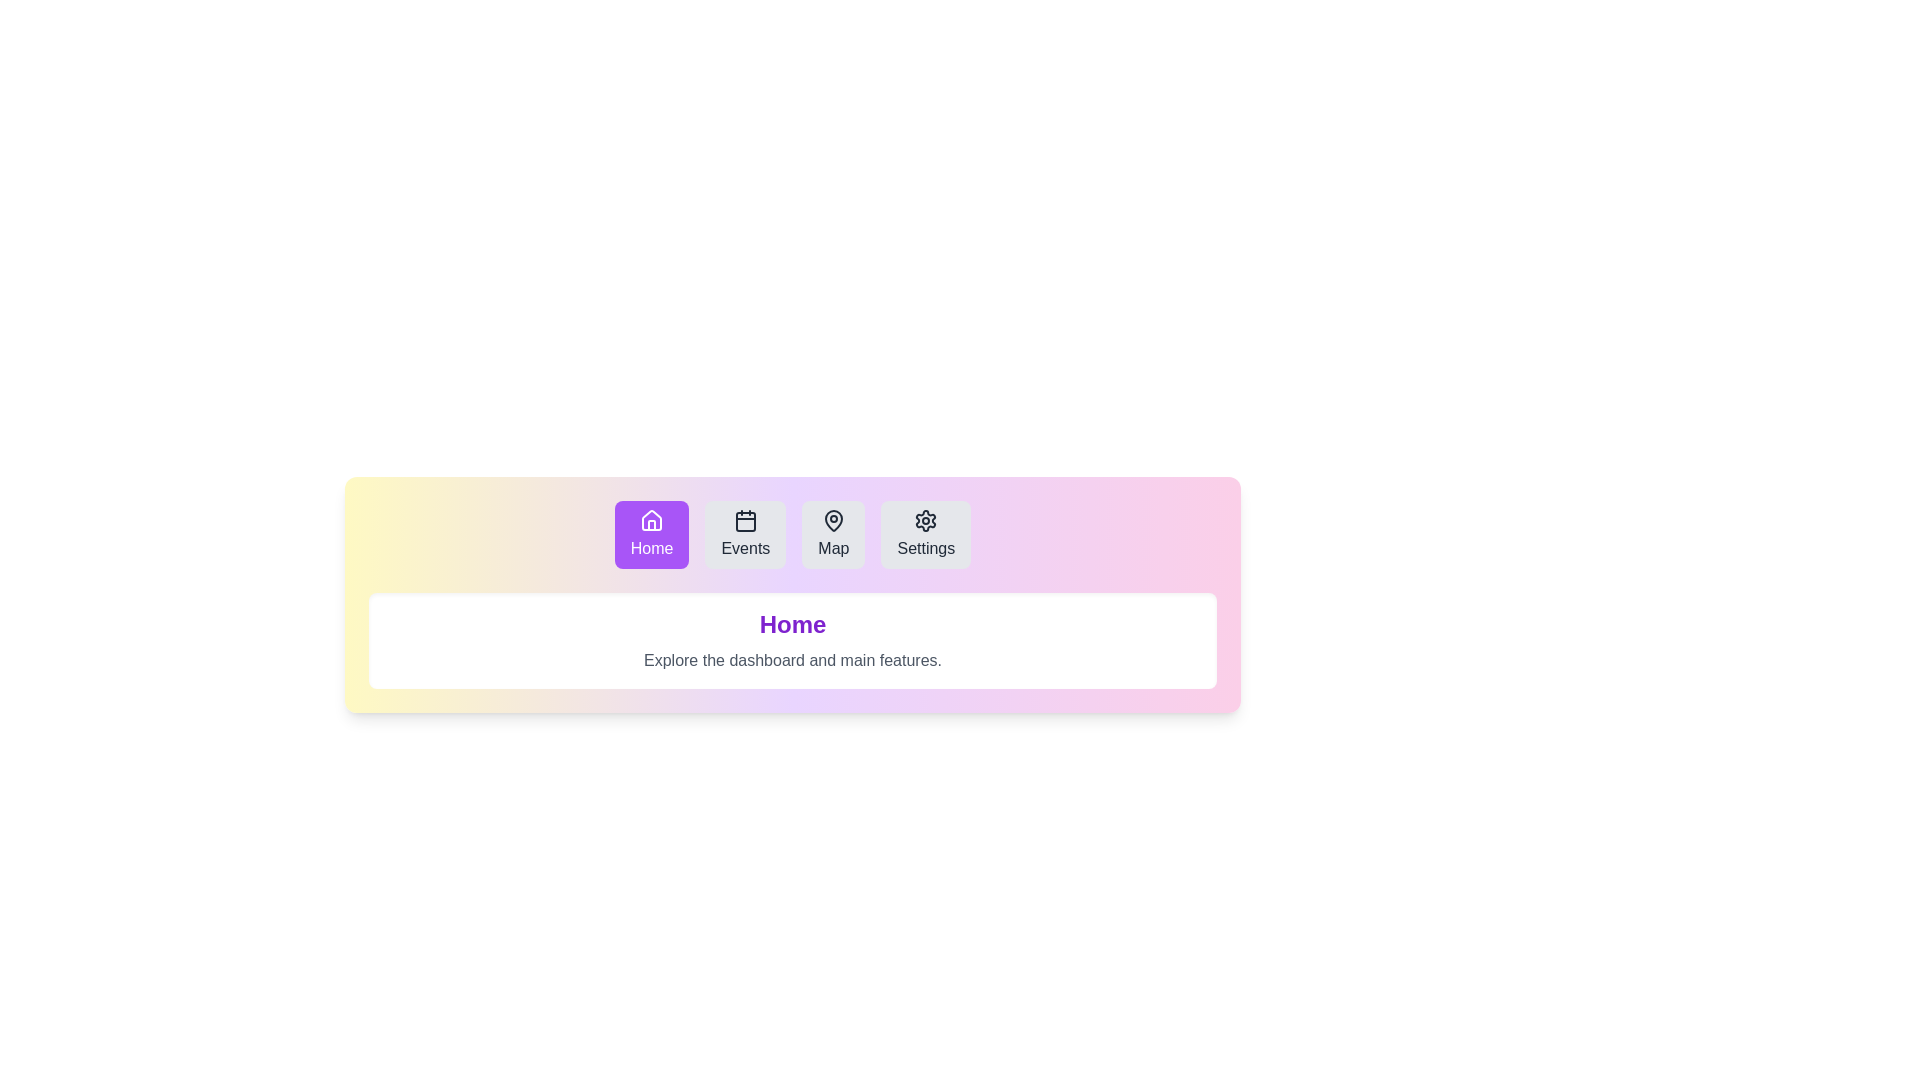  What do you see at coordinates (652, 534) in the screenshot?
I see `the Home tab to select it` at bounding box center [652, 534].